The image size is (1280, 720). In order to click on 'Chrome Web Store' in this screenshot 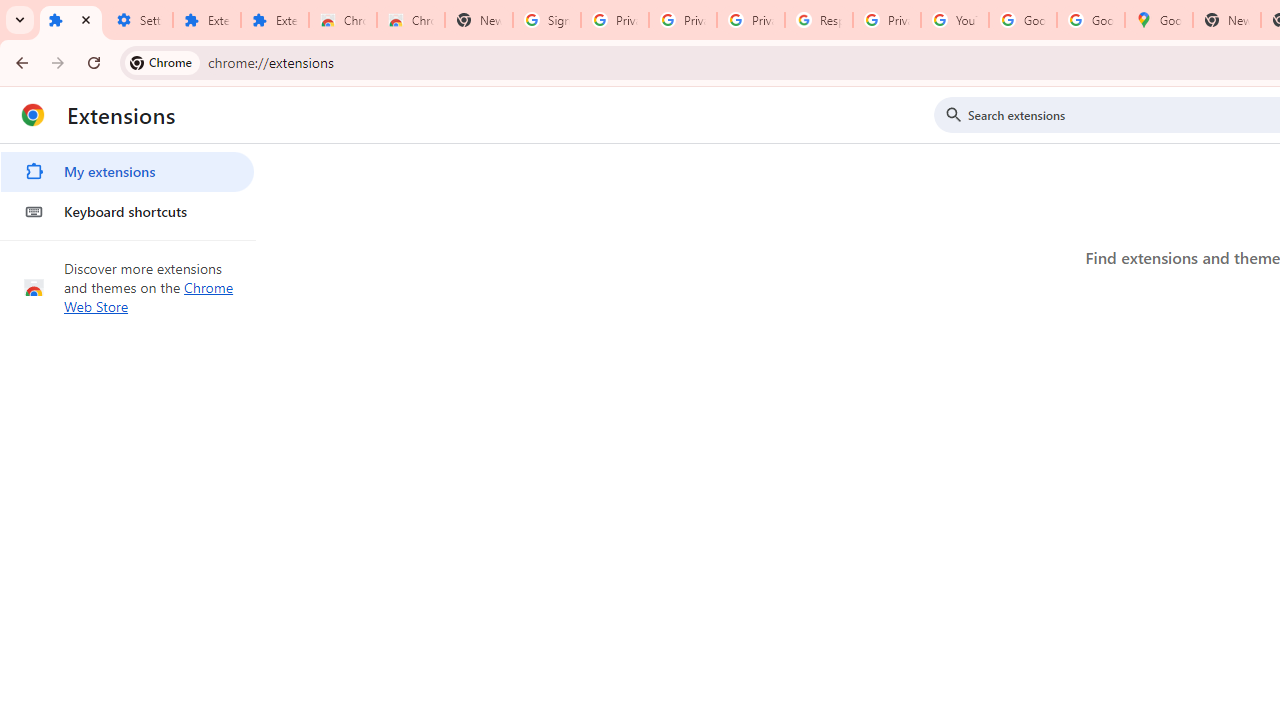, I will do `click(148, 297)`.